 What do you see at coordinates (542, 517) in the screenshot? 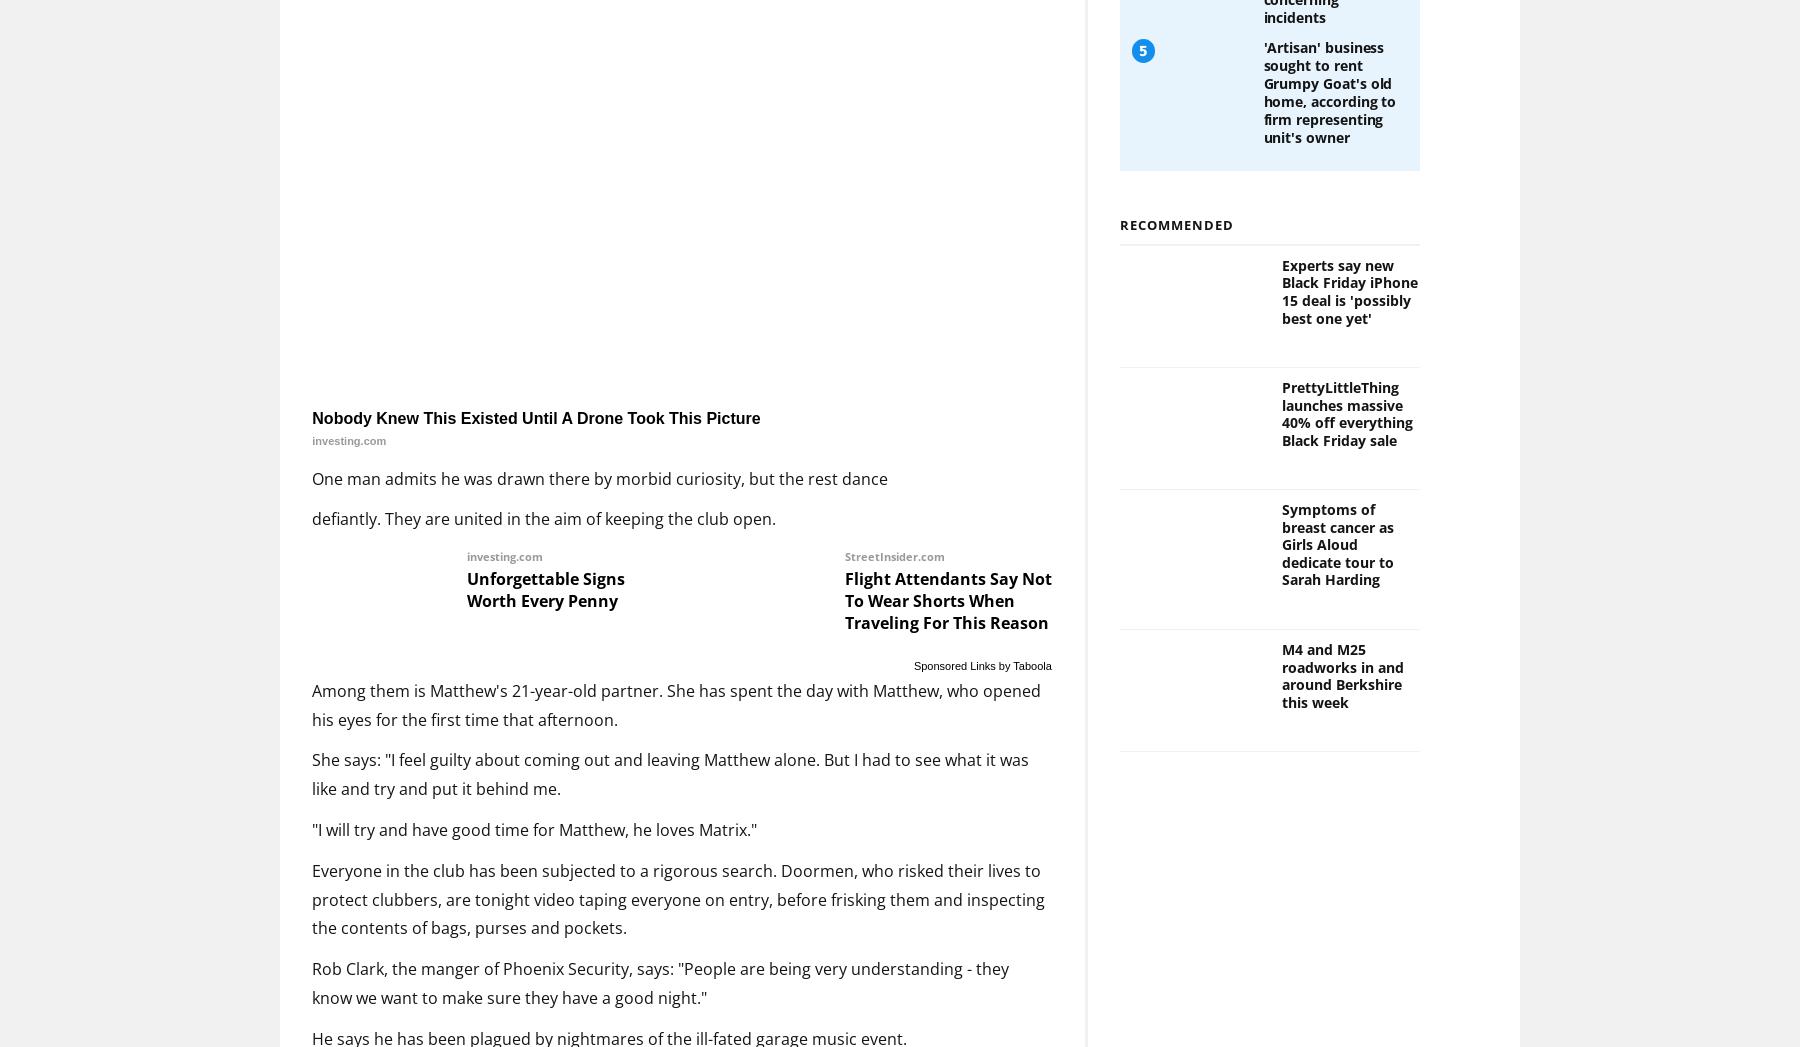
I see `'defiantly. They are united in the aim of keeping the club open.'` at bounding box center [542, 517].